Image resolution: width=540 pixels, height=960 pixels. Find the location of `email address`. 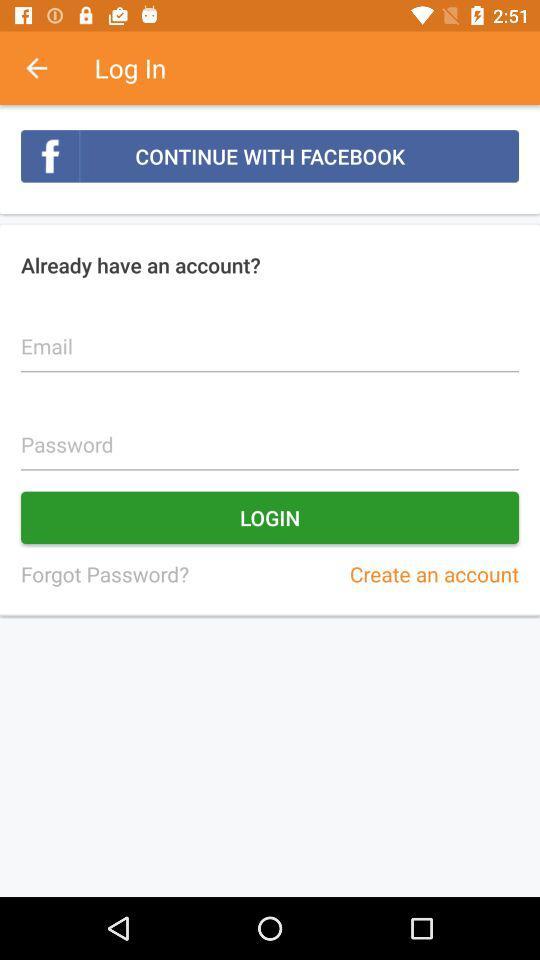

email address is located at coordinates (270, 335).